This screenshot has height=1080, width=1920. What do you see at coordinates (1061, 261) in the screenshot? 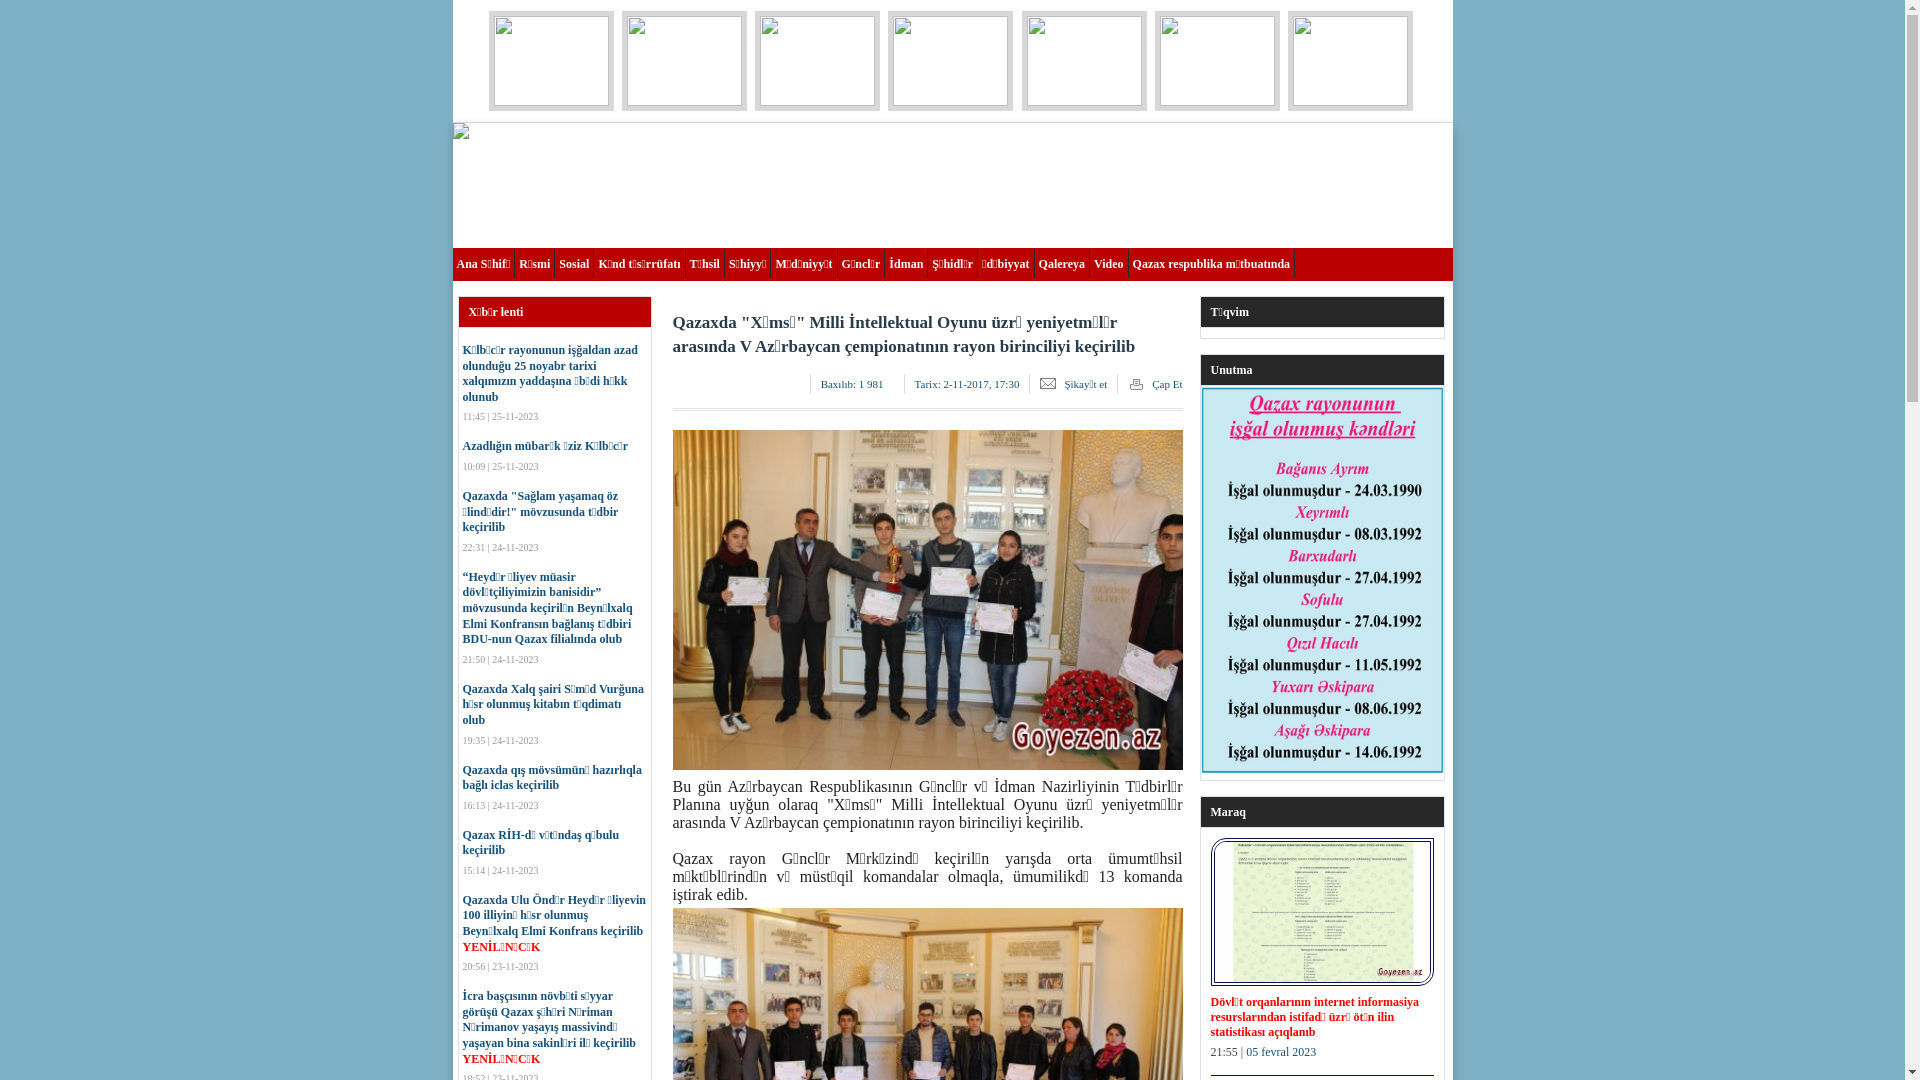
I see `'Qalereya'` at bounding box center [1061, 261].